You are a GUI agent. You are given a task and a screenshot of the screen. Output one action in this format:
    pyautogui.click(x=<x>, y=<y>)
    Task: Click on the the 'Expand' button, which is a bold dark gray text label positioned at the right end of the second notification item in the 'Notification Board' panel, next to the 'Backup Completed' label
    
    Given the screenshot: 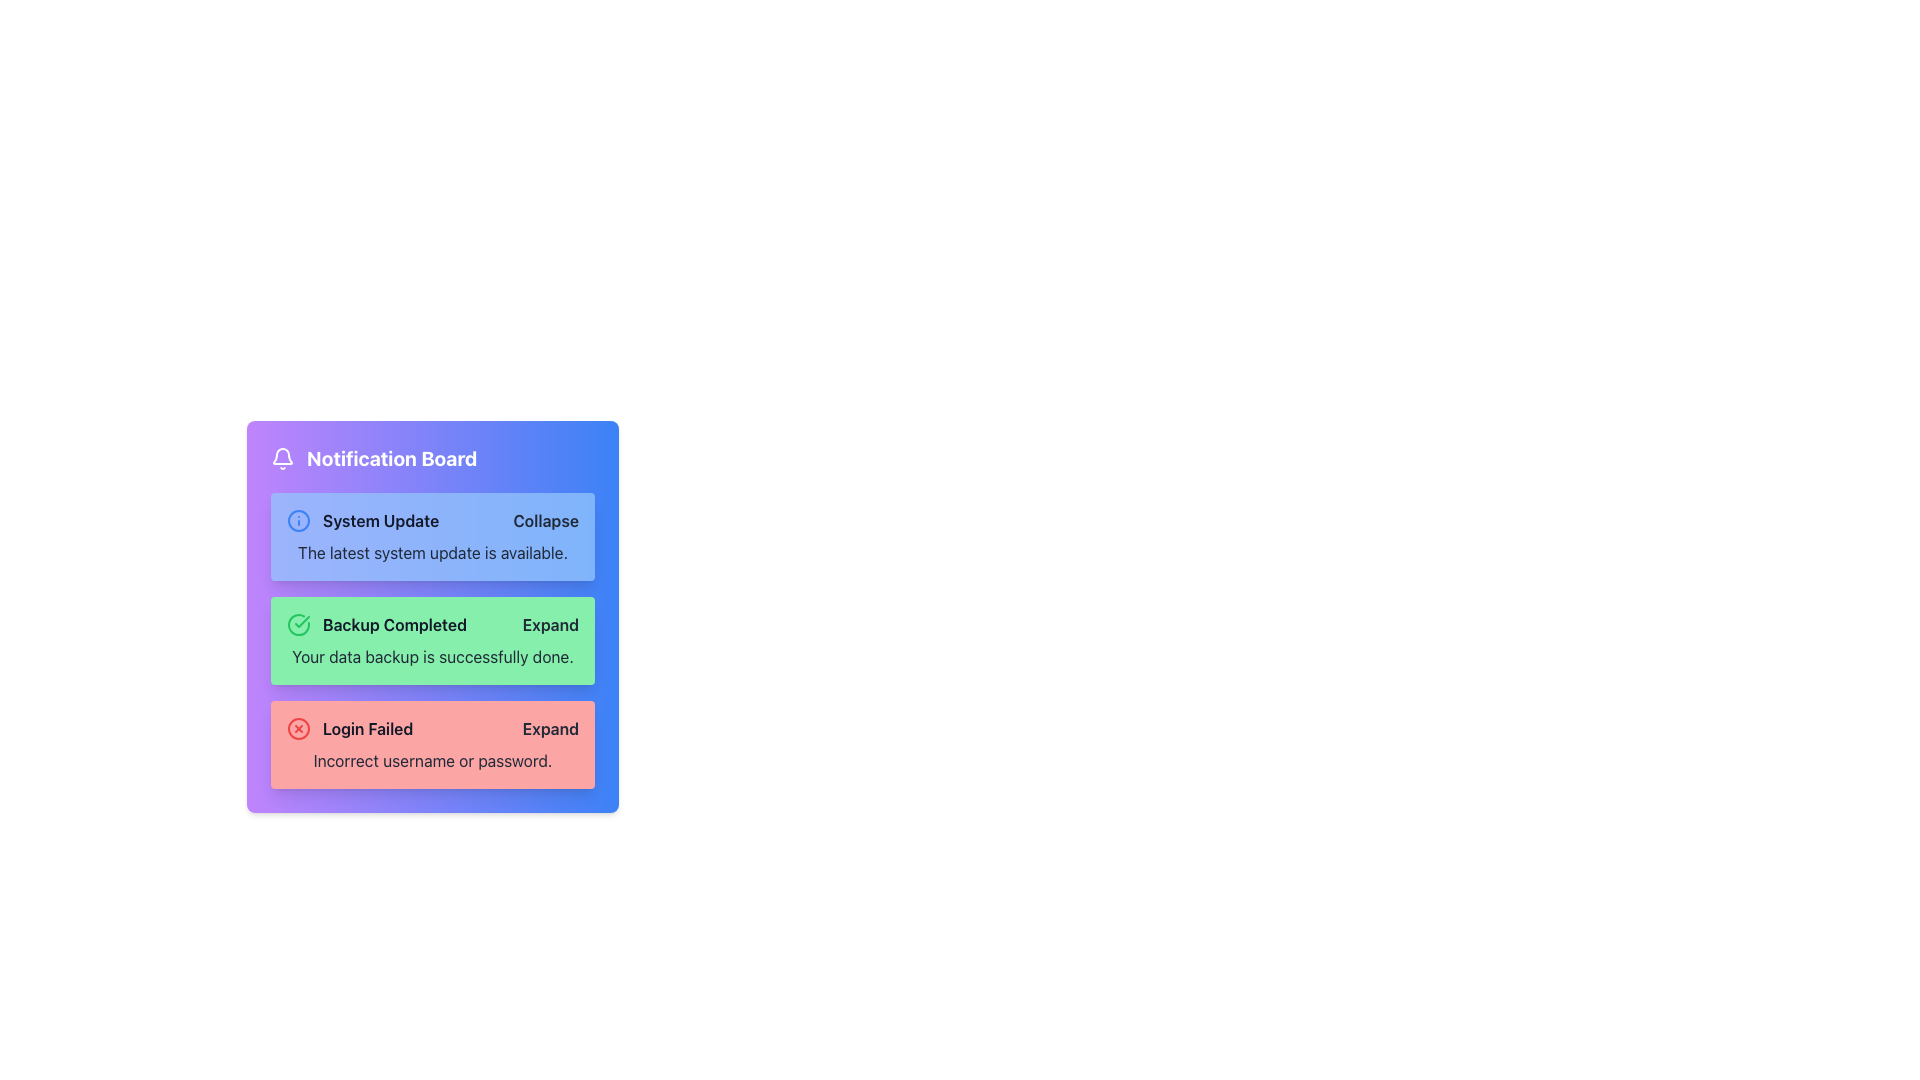 What is the action you would take?
    pyautogui.click(x=550, y=623)
    